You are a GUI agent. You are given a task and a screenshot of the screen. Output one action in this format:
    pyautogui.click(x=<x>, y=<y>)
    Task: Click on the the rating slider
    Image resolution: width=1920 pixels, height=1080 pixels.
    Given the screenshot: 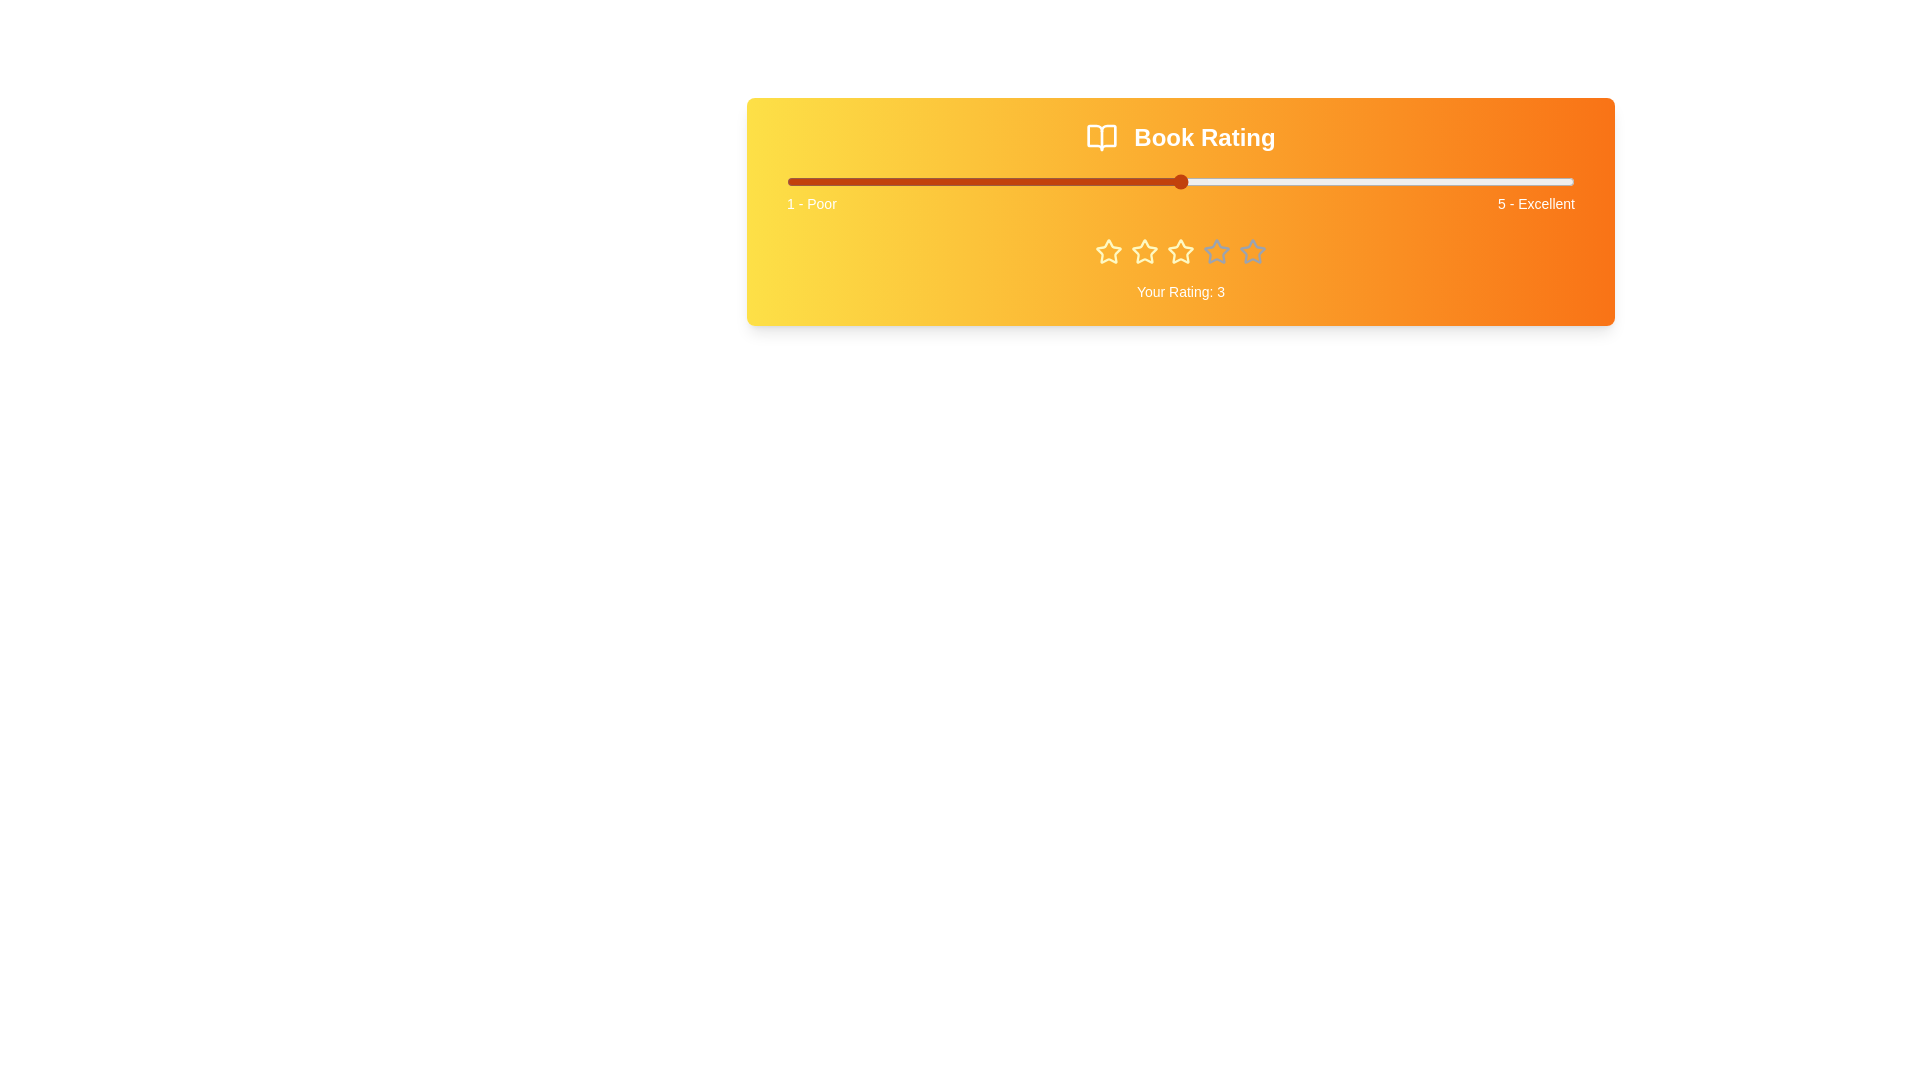 What is the action you would take?
    pyautogui.click(x=1376, y=181)
    